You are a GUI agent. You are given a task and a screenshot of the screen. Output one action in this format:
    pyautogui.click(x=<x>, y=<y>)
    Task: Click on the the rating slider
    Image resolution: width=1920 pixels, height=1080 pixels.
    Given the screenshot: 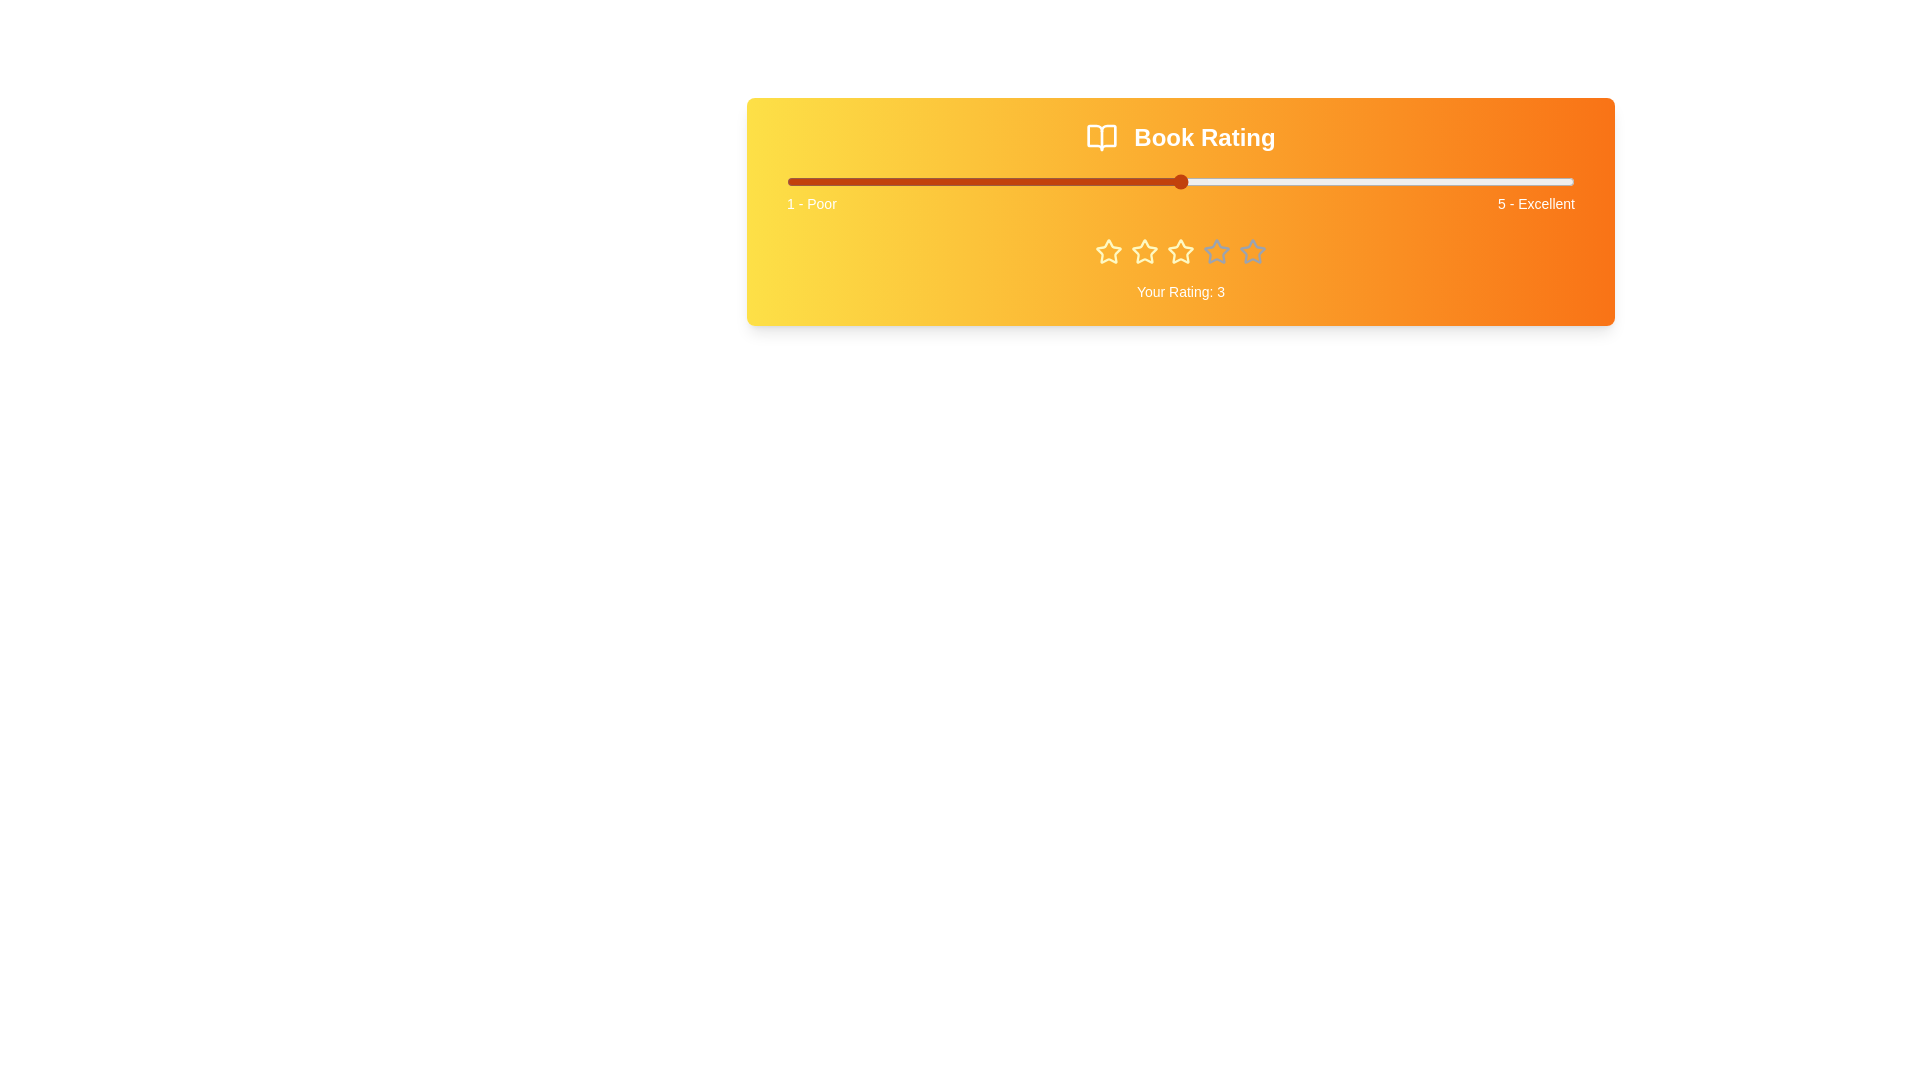 What is the action you would take?
    pyautogui.click(x=1376, y=181)
    